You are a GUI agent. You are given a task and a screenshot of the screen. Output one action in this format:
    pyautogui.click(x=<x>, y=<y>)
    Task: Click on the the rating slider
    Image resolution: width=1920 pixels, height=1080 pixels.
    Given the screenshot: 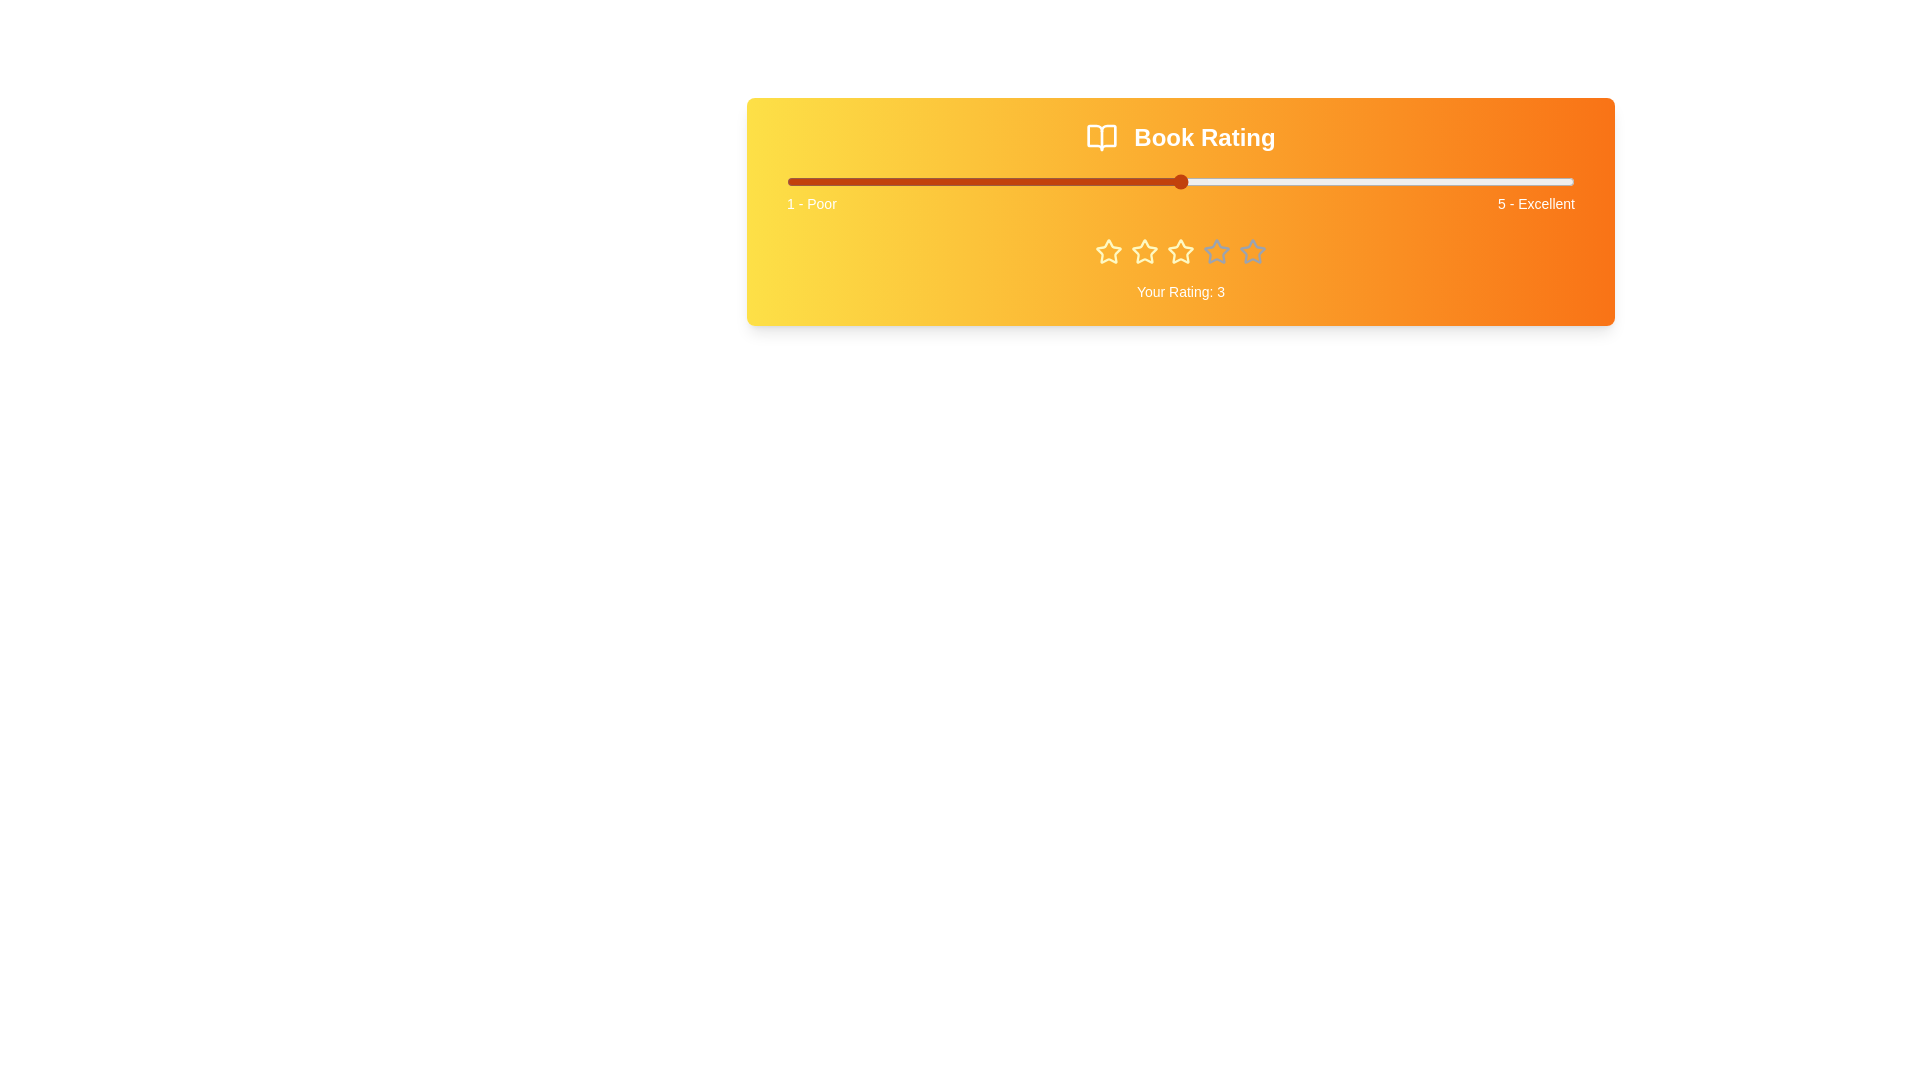 What is the action you would take?
    pyautogui.click(x=1376, y=181)
    